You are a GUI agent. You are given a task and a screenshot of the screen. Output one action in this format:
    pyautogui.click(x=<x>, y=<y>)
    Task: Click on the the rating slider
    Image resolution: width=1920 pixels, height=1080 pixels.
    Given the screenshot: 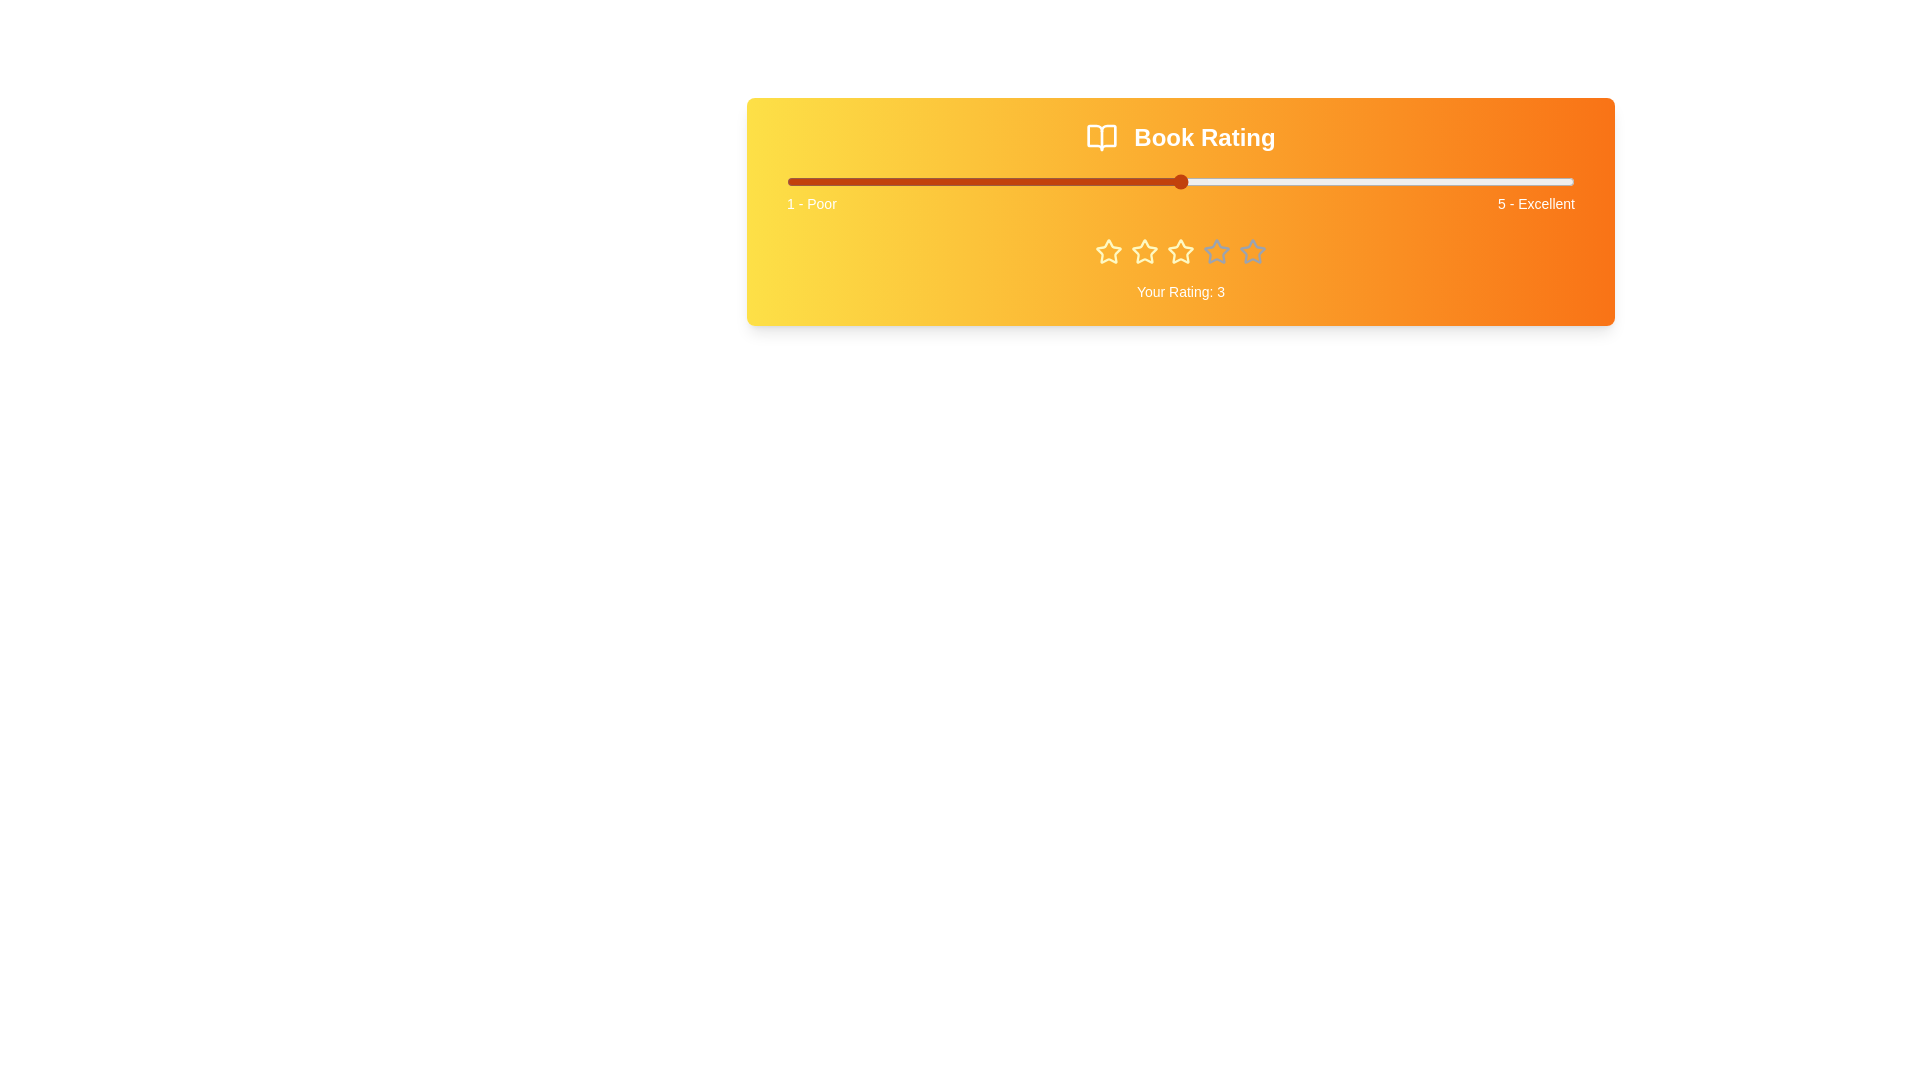 What is the action you would take?
    pyautogui.click(x=1376, y=181)
    